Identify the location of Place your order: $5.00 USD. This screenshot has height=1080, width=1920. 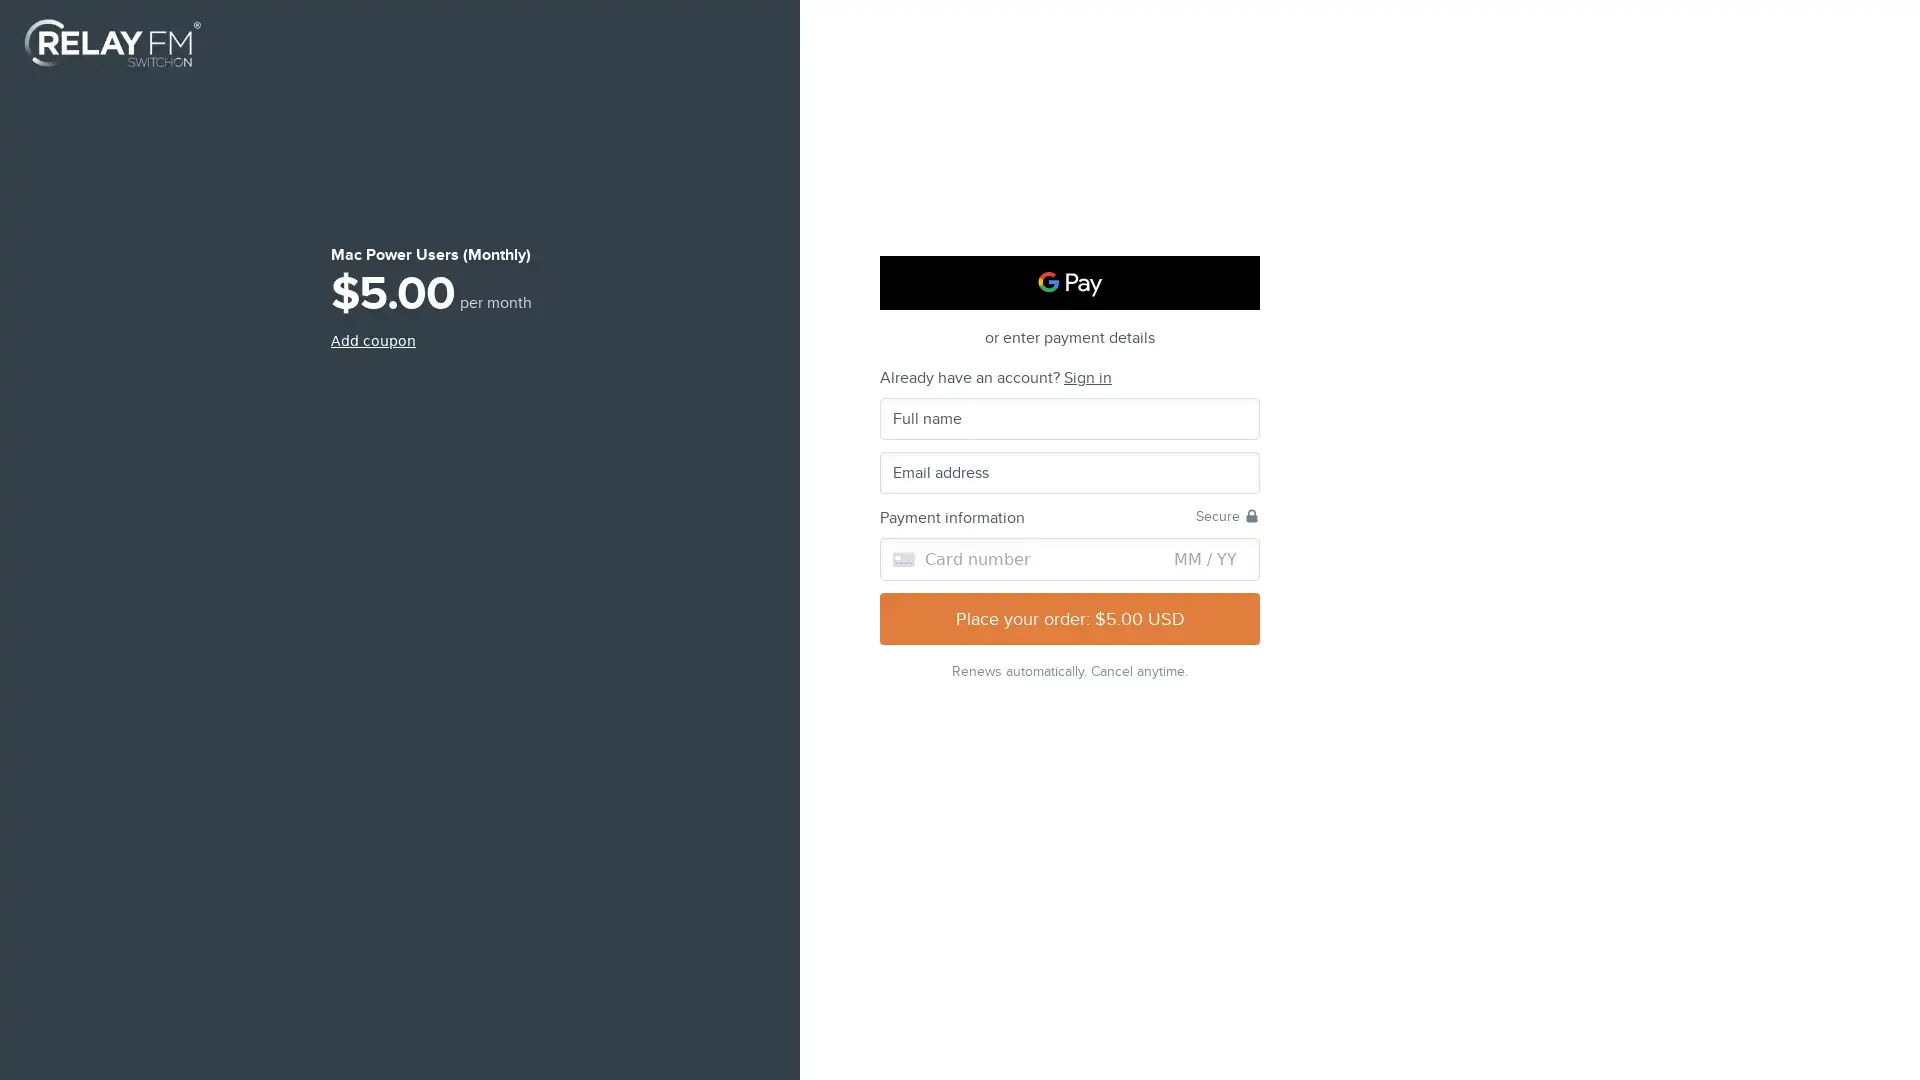
(1069, 617).